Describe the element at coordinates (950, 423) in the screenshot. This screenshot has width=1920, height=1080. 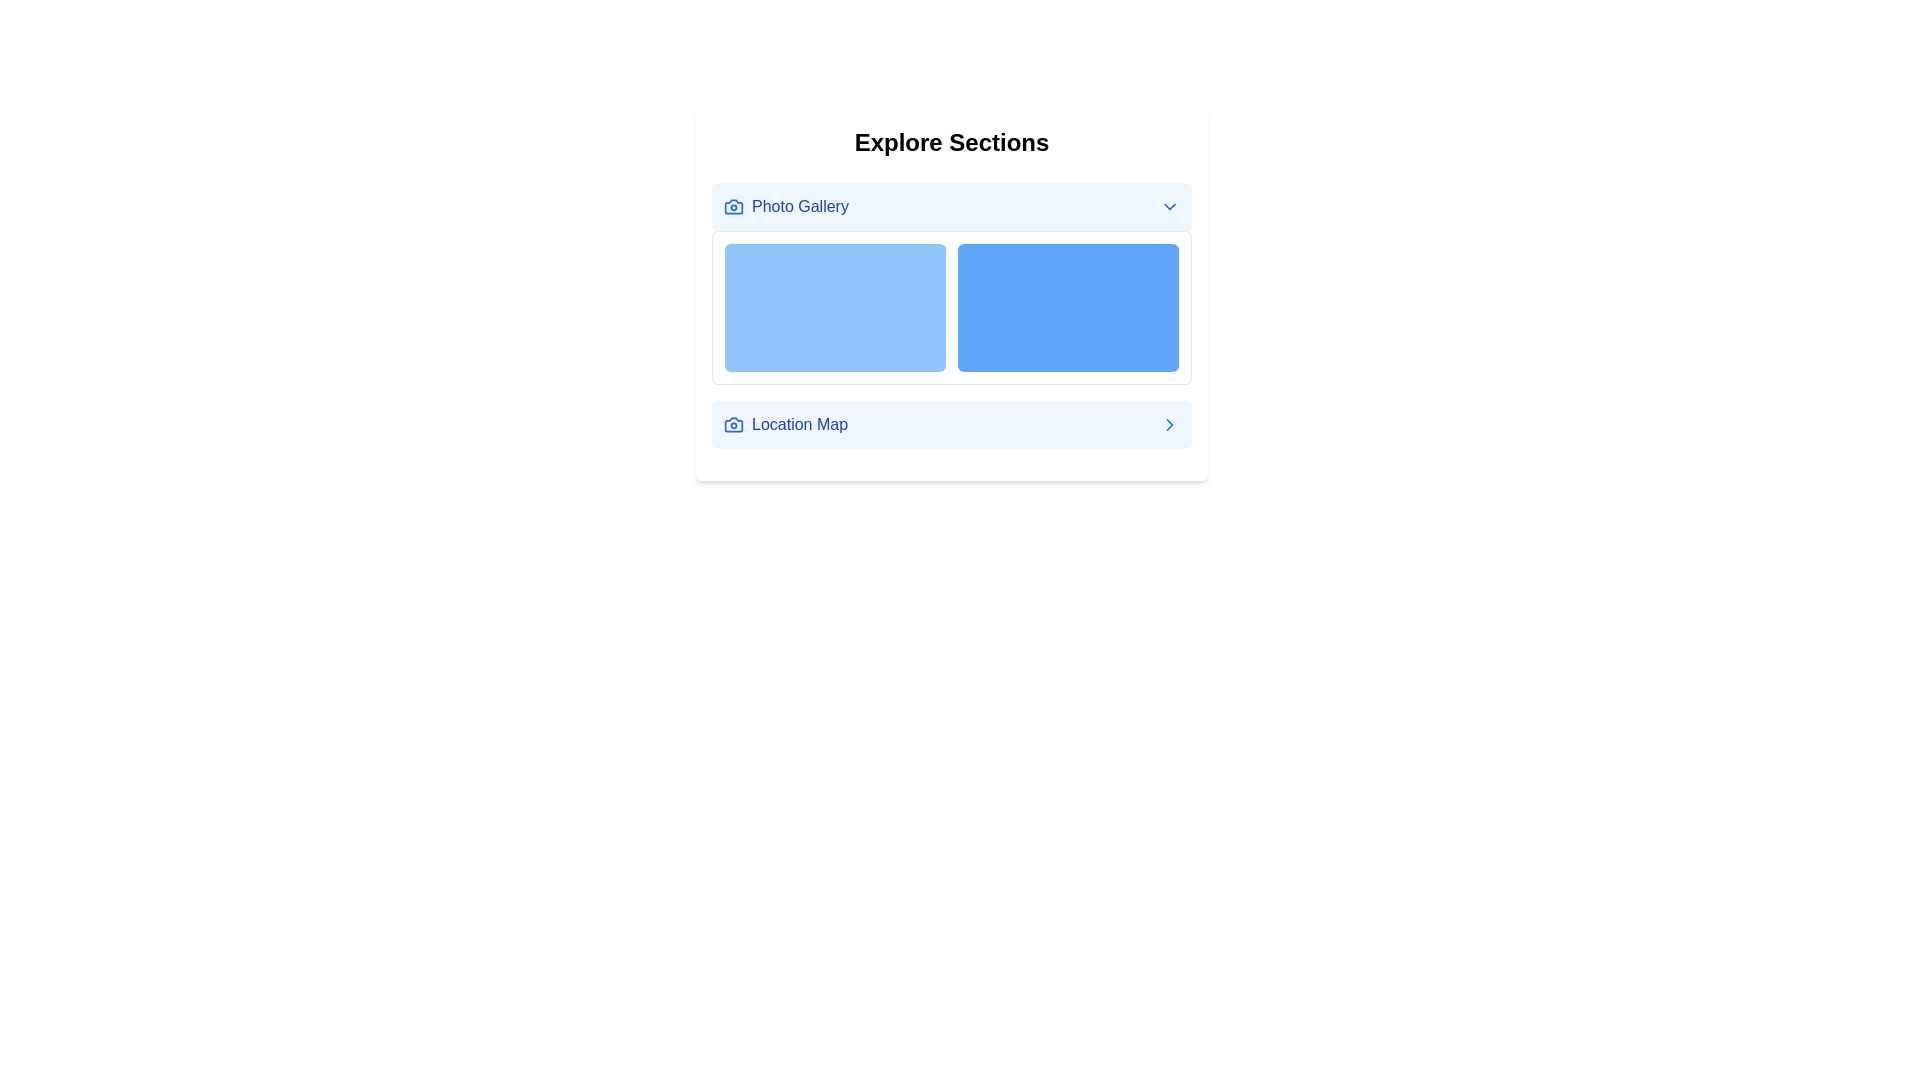
I see `the second item in the 'Explore Sections' card, which redirects to 'Location Map'` at that location.